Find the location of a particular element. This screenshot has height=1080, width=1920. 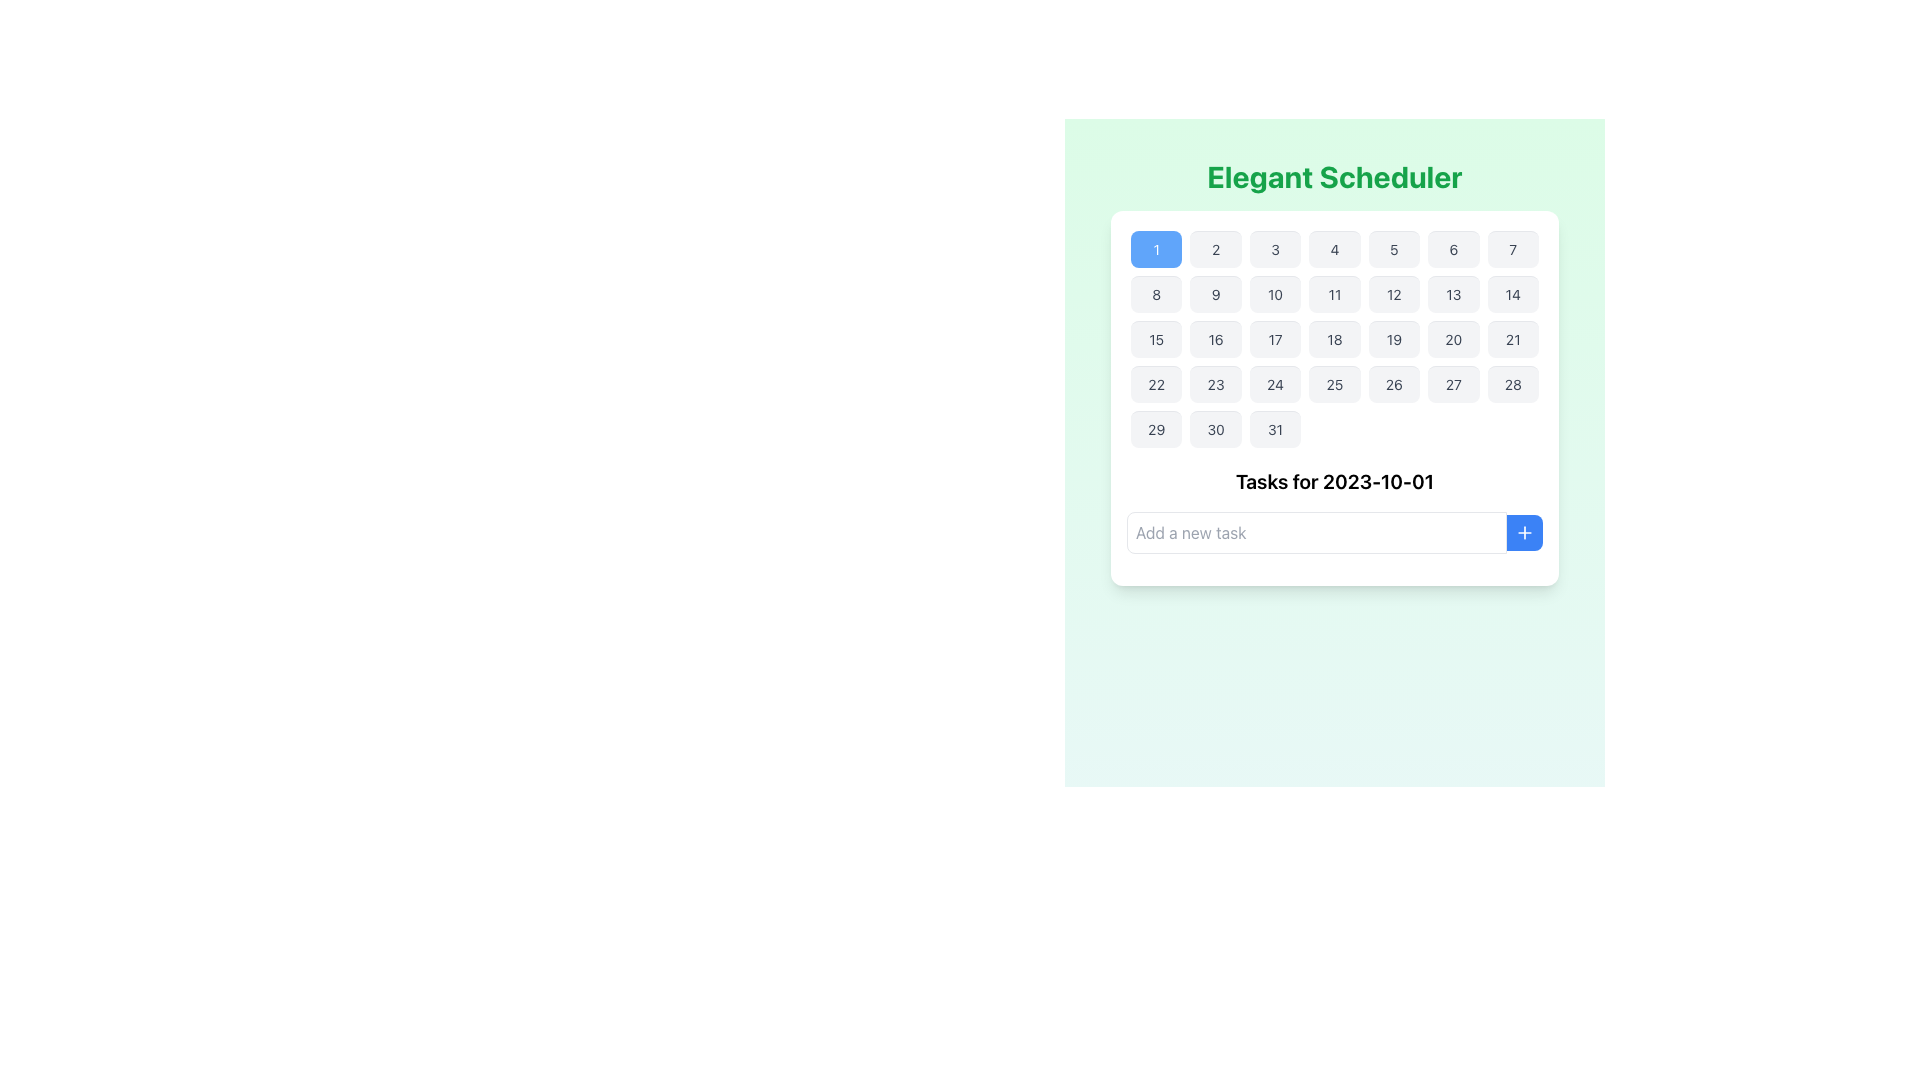

the small rectangular button labeled '4' in the calendar grid, located in the first row and fourth column is located at coordinates (1334, 248).